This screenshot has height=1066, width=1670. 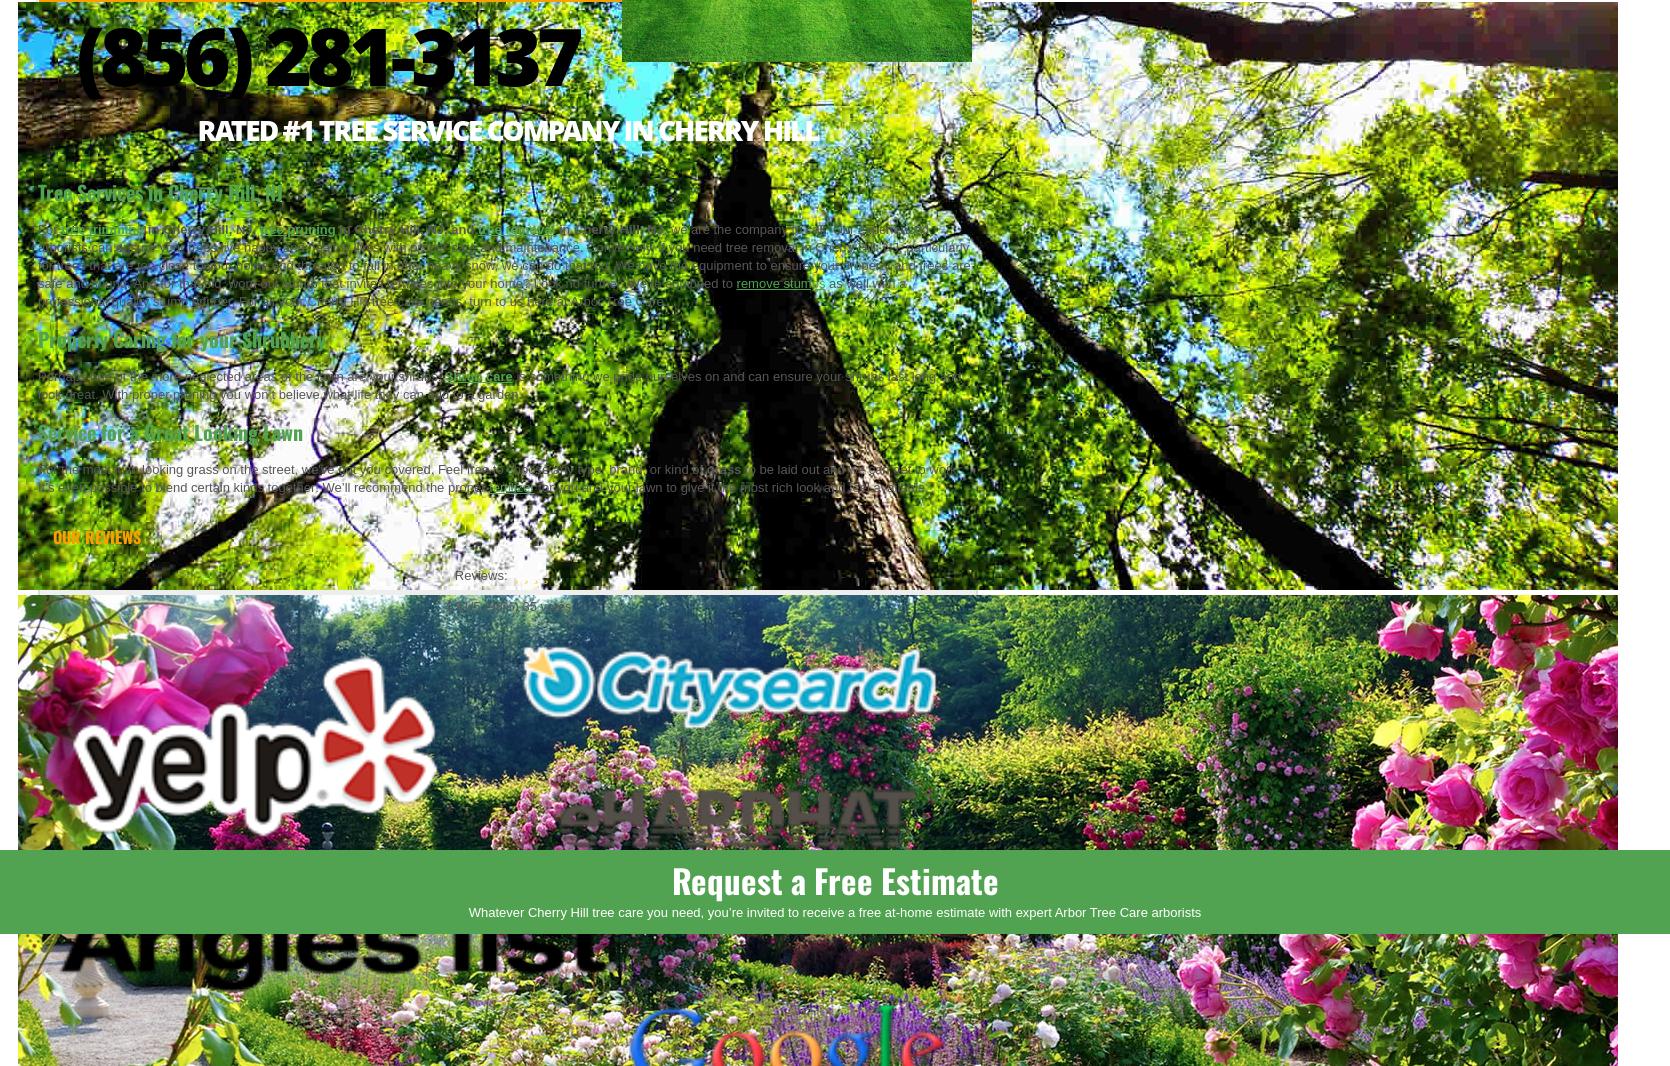 I want to click on '(856) 281-3137', so click(x=325, y=53).